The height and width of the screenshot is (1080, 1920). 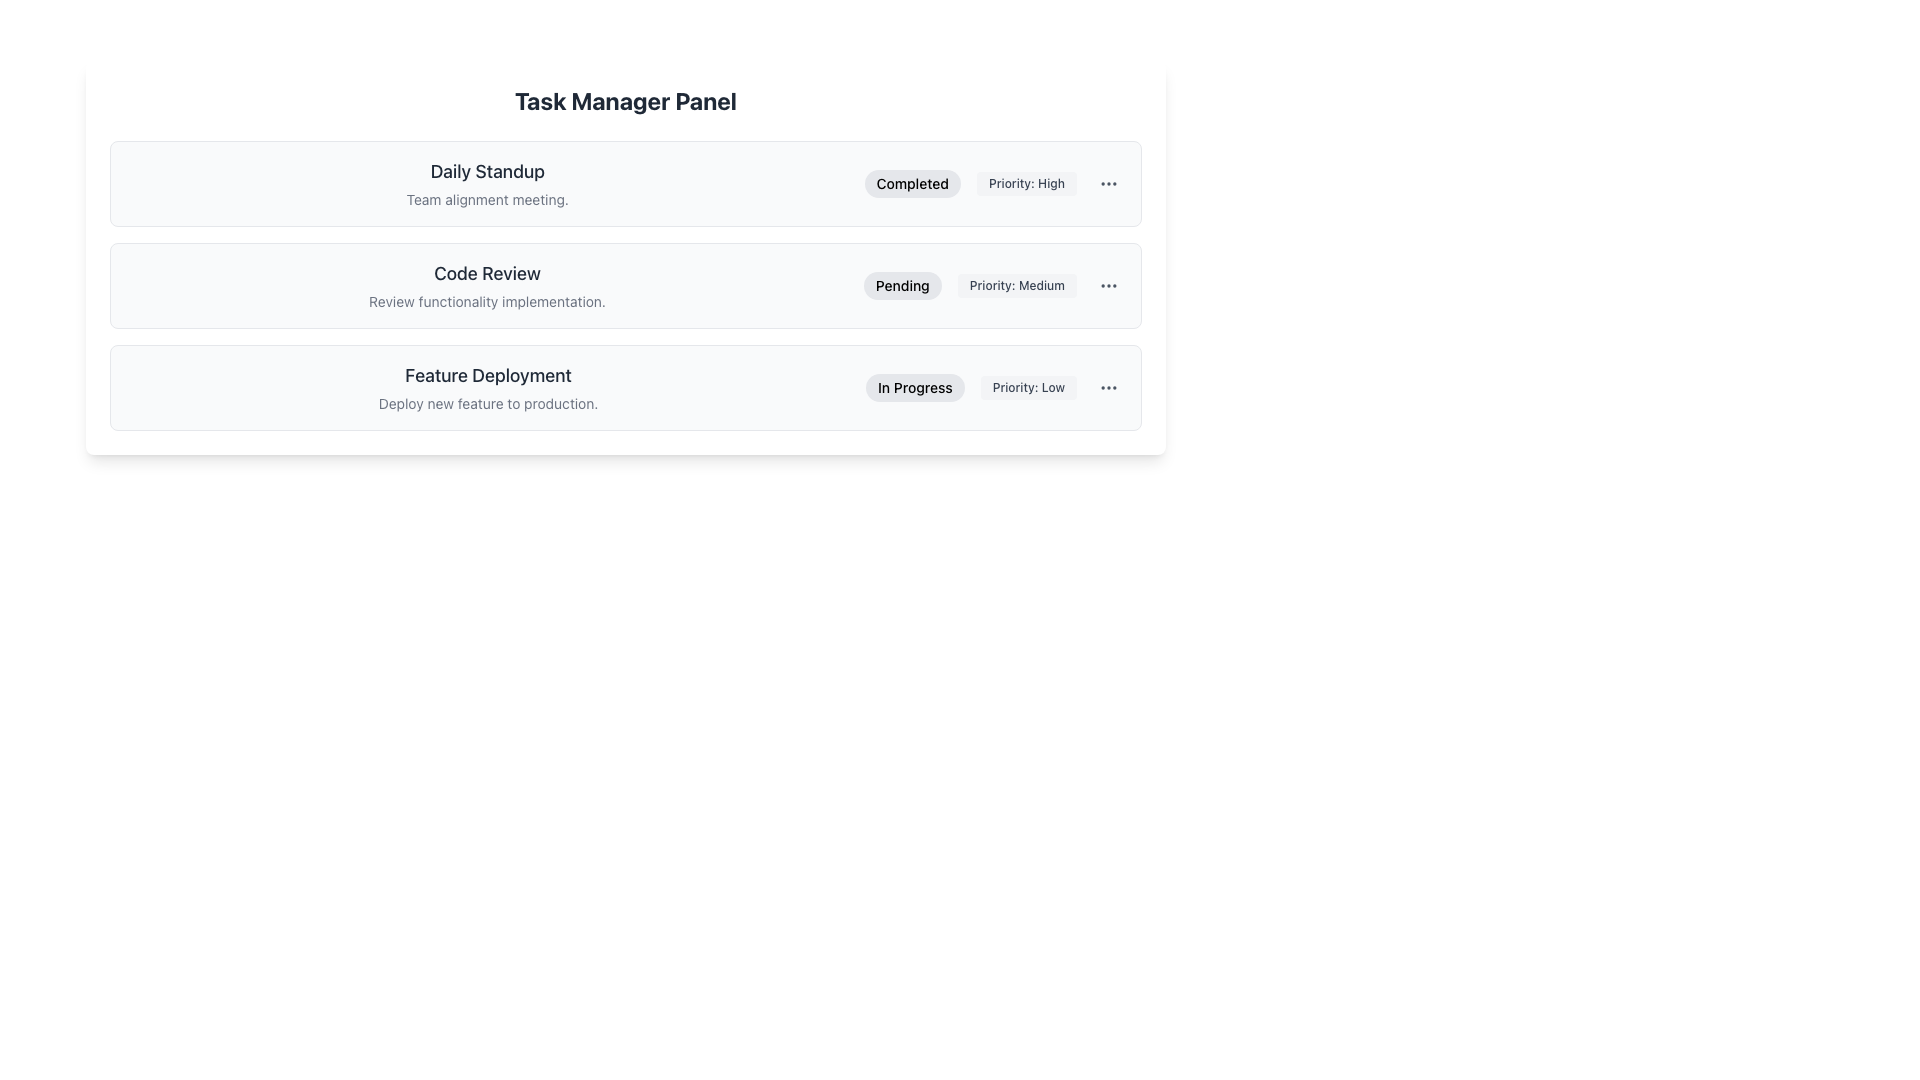 I want to click on the IconButton located to the far-right of the 'Code Review' task item, which displays options for edit, delete, or more details, so click(x=1107, y=285).